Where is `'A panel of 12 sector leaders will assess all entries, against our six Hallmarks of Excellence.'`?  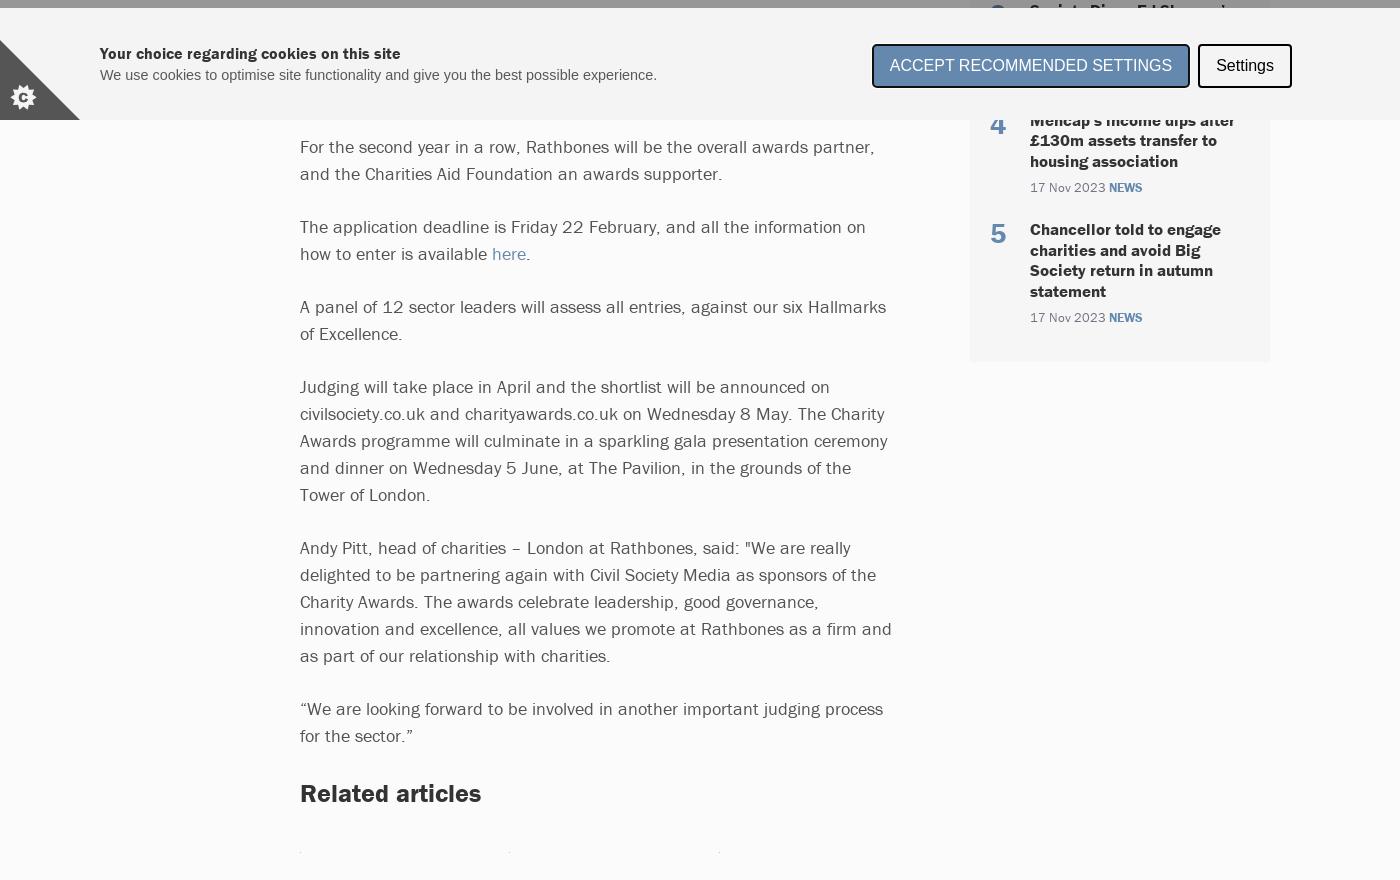
'A panel of 12 sector leaders will assess all entries, against our six Hallmarks of Excellence.' is located at coordinates (593, 318).